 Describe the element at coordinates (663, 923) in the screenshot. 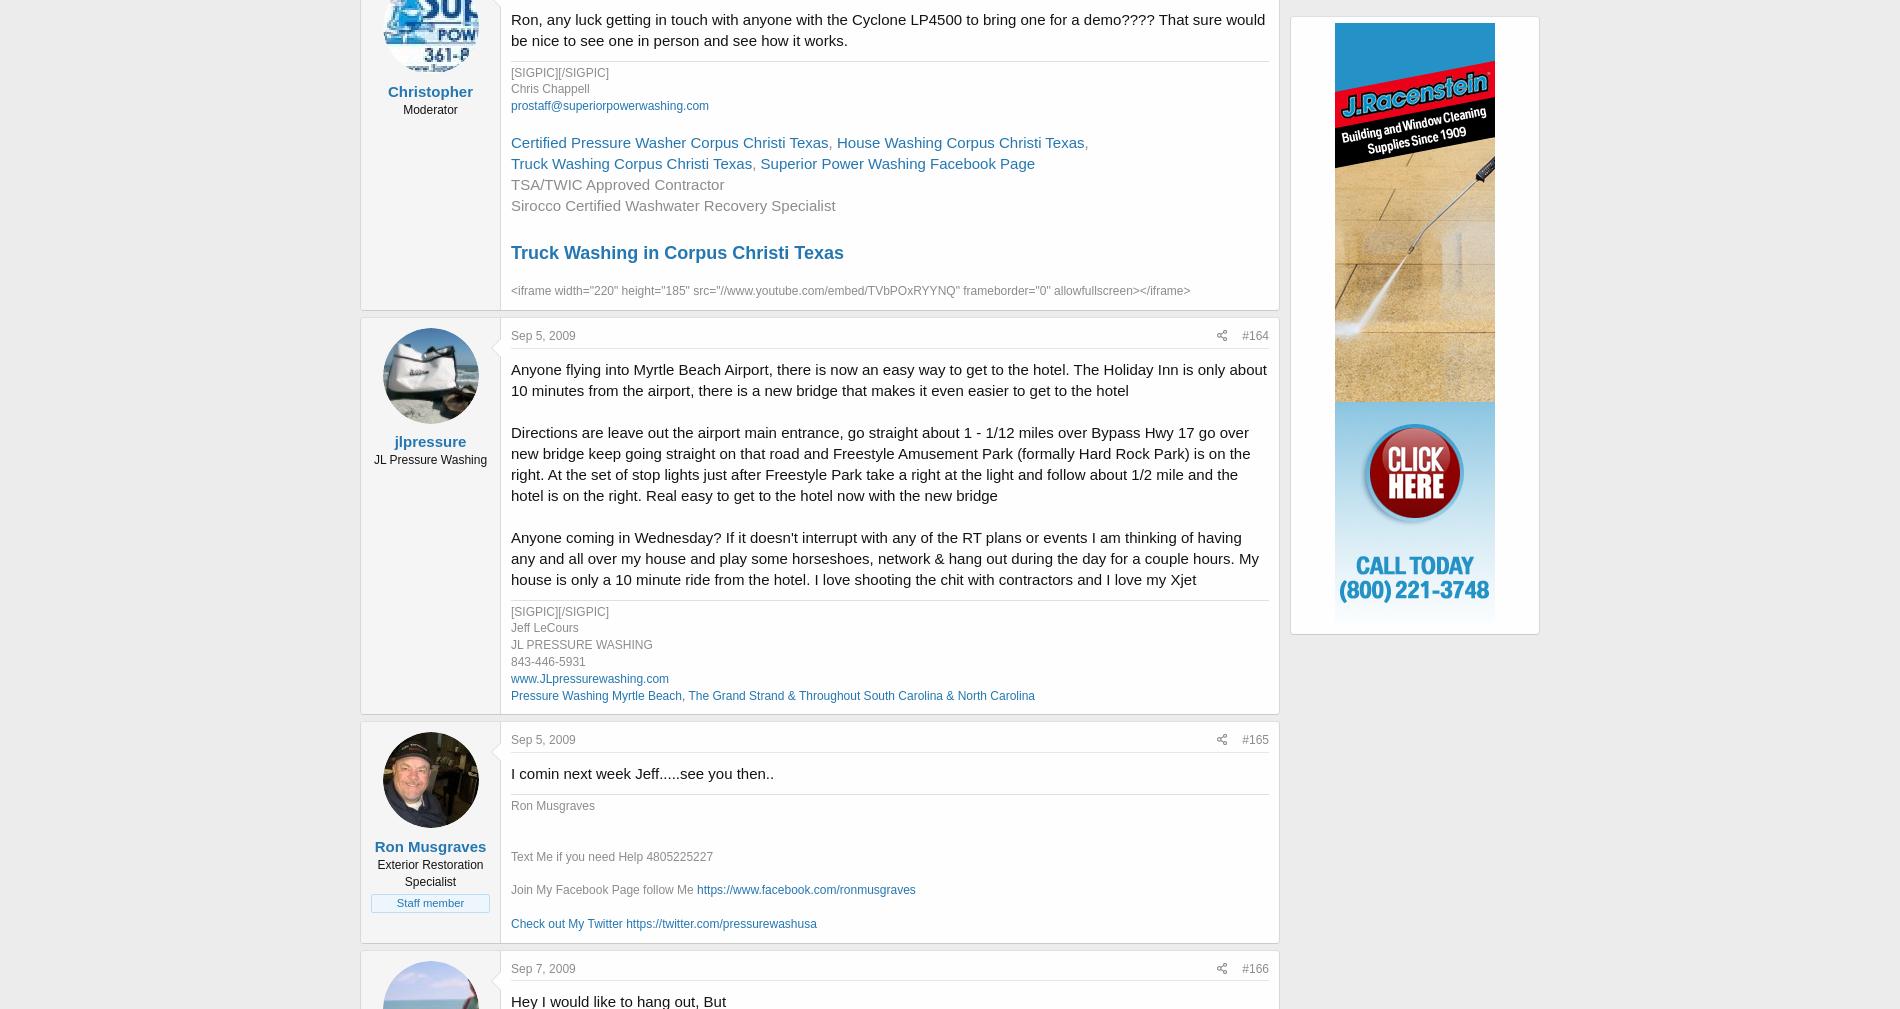

I see `'Check out My Twitter https://twitter.com/pressurewashusa'` at that location.